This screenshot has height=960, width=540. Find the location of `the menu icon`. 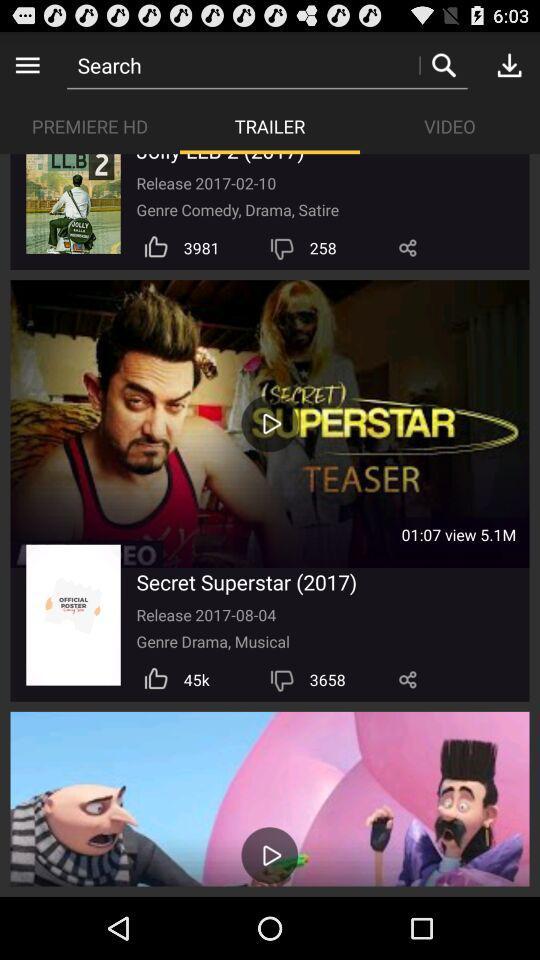

the menu icon is located at coordinates (26, 69).